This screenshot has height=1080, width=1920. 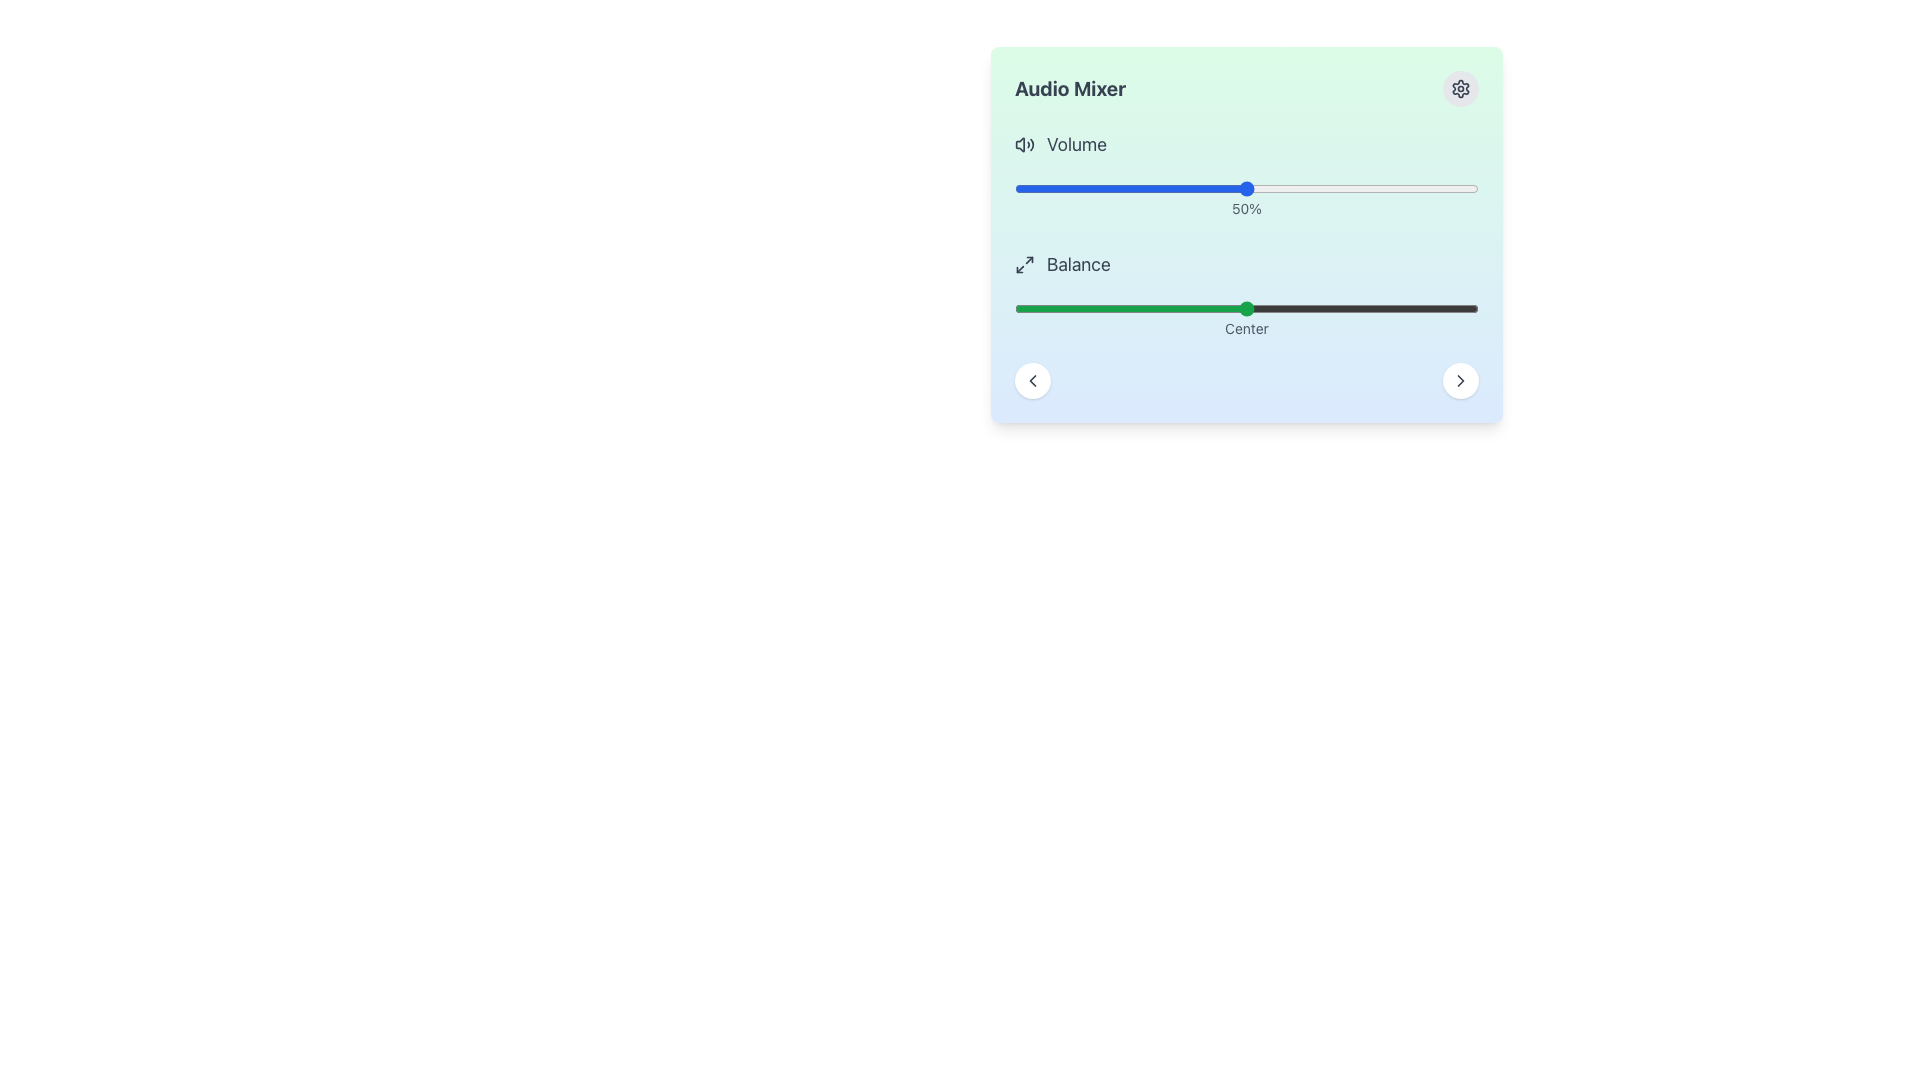 What do you see at coordinates (1032, 381) in the screenshot?
I see `the leftward-chevron icon button located at the bottom-left corner of the 'Audio Mixer' card` at bounding box center [1032, 381].